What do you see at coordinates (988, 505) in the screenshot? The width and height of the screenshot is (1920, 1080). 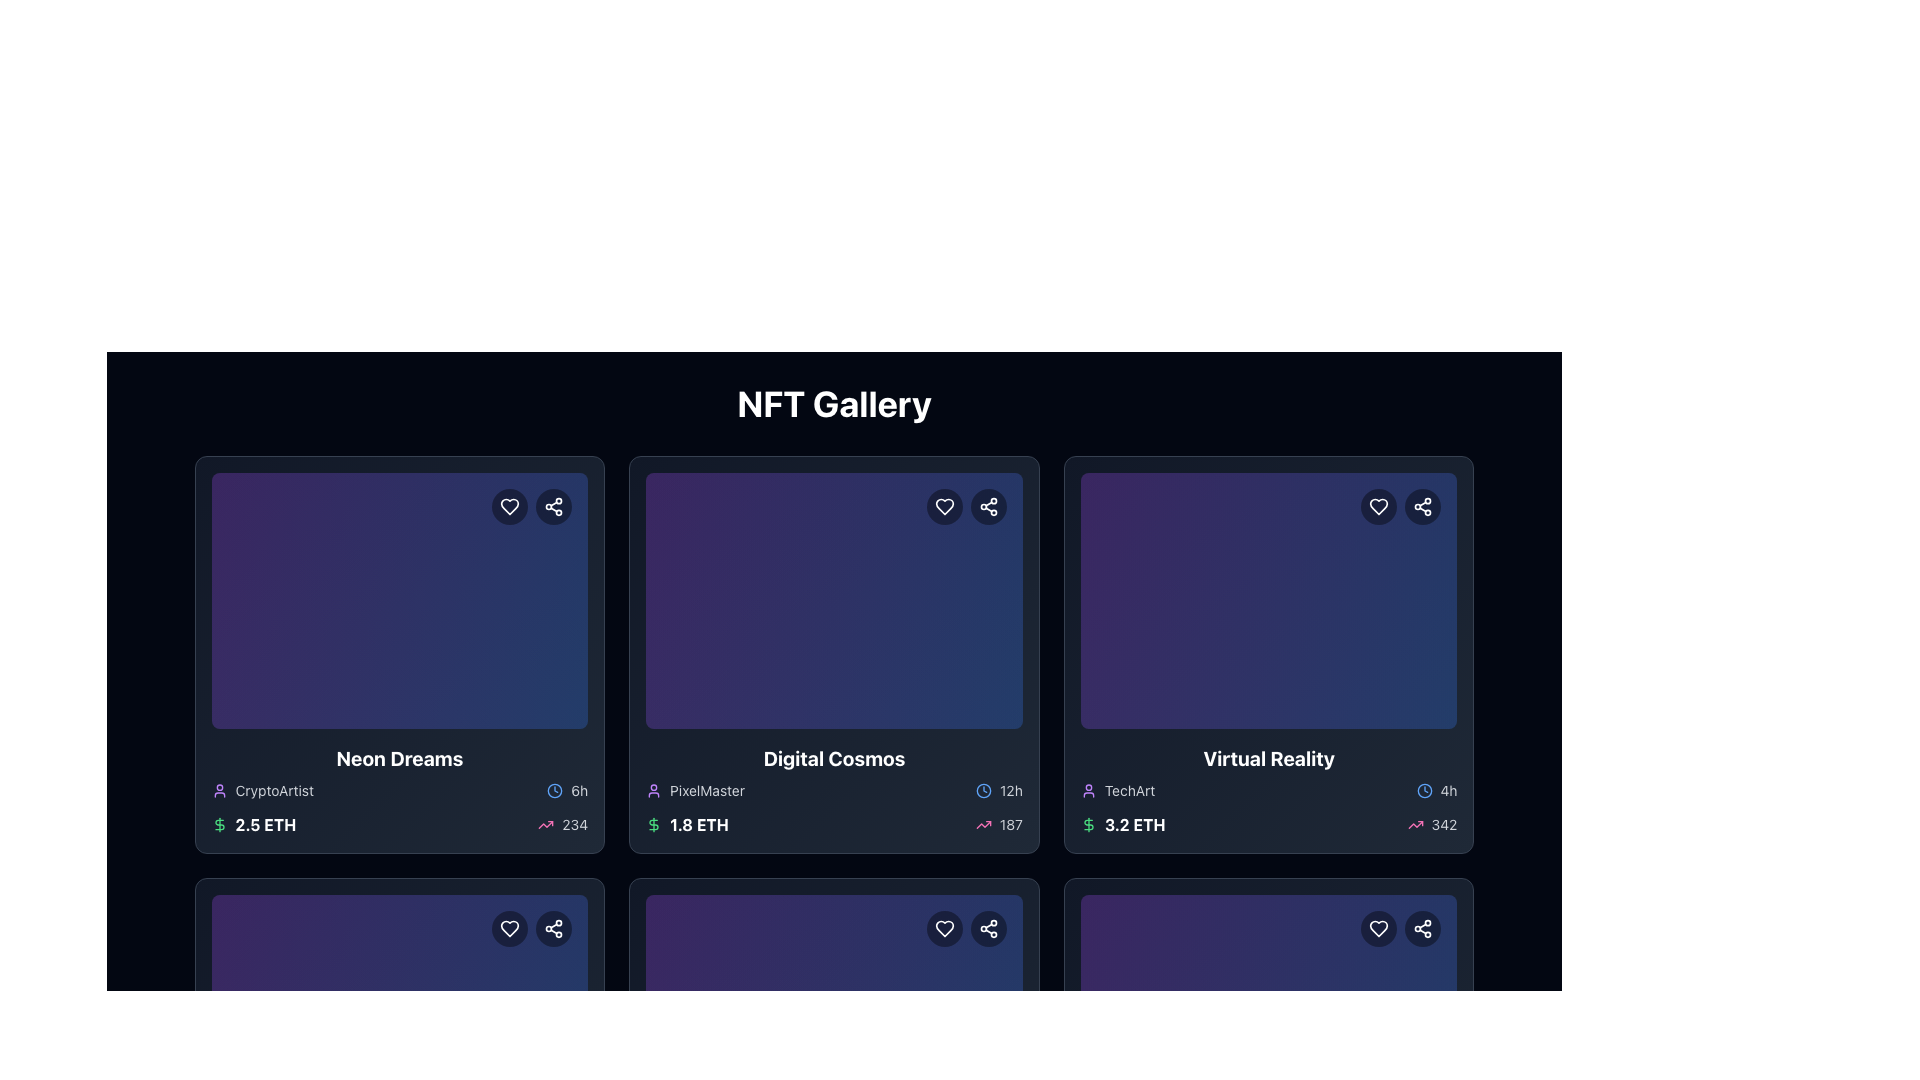 I see `the share icon button, which is represented by three interconnected circles within a black circular button, located in the upper-right corner of the 'Digital Cosmos' card` at bounding box center [988, 505].